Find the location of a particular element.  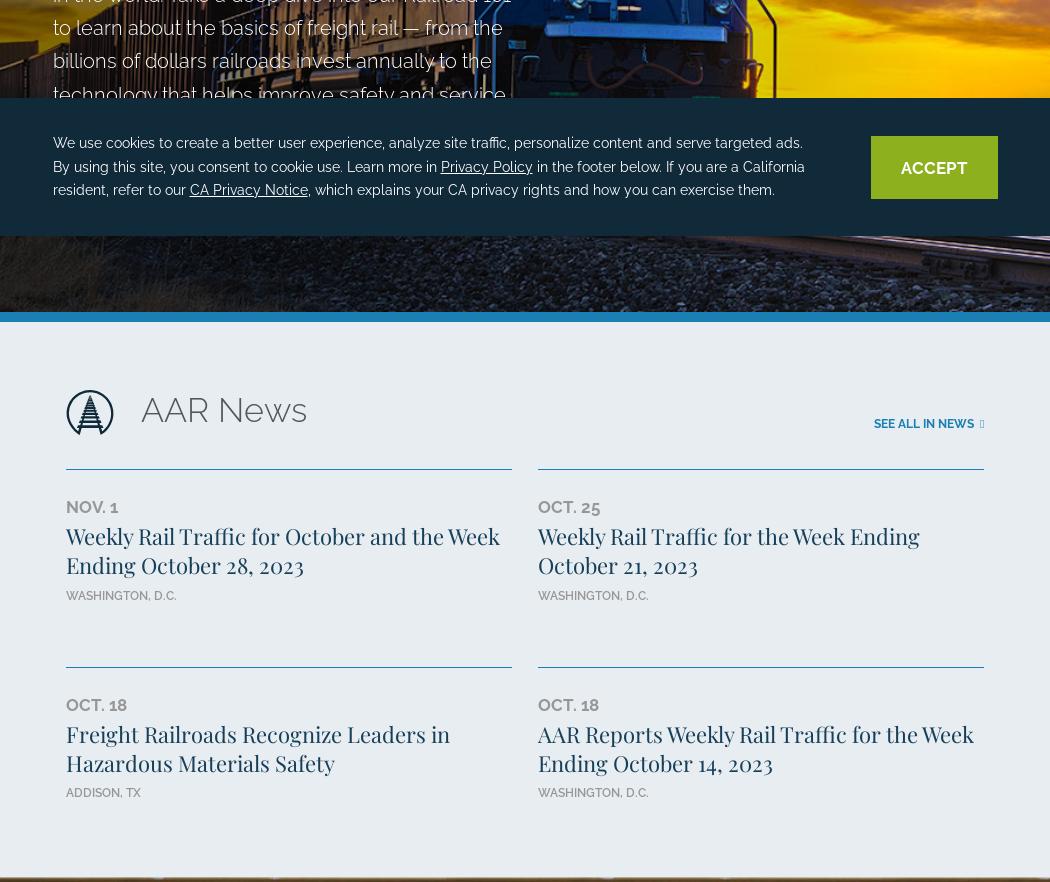

'AAR News' is located at coordinates (222, 410).